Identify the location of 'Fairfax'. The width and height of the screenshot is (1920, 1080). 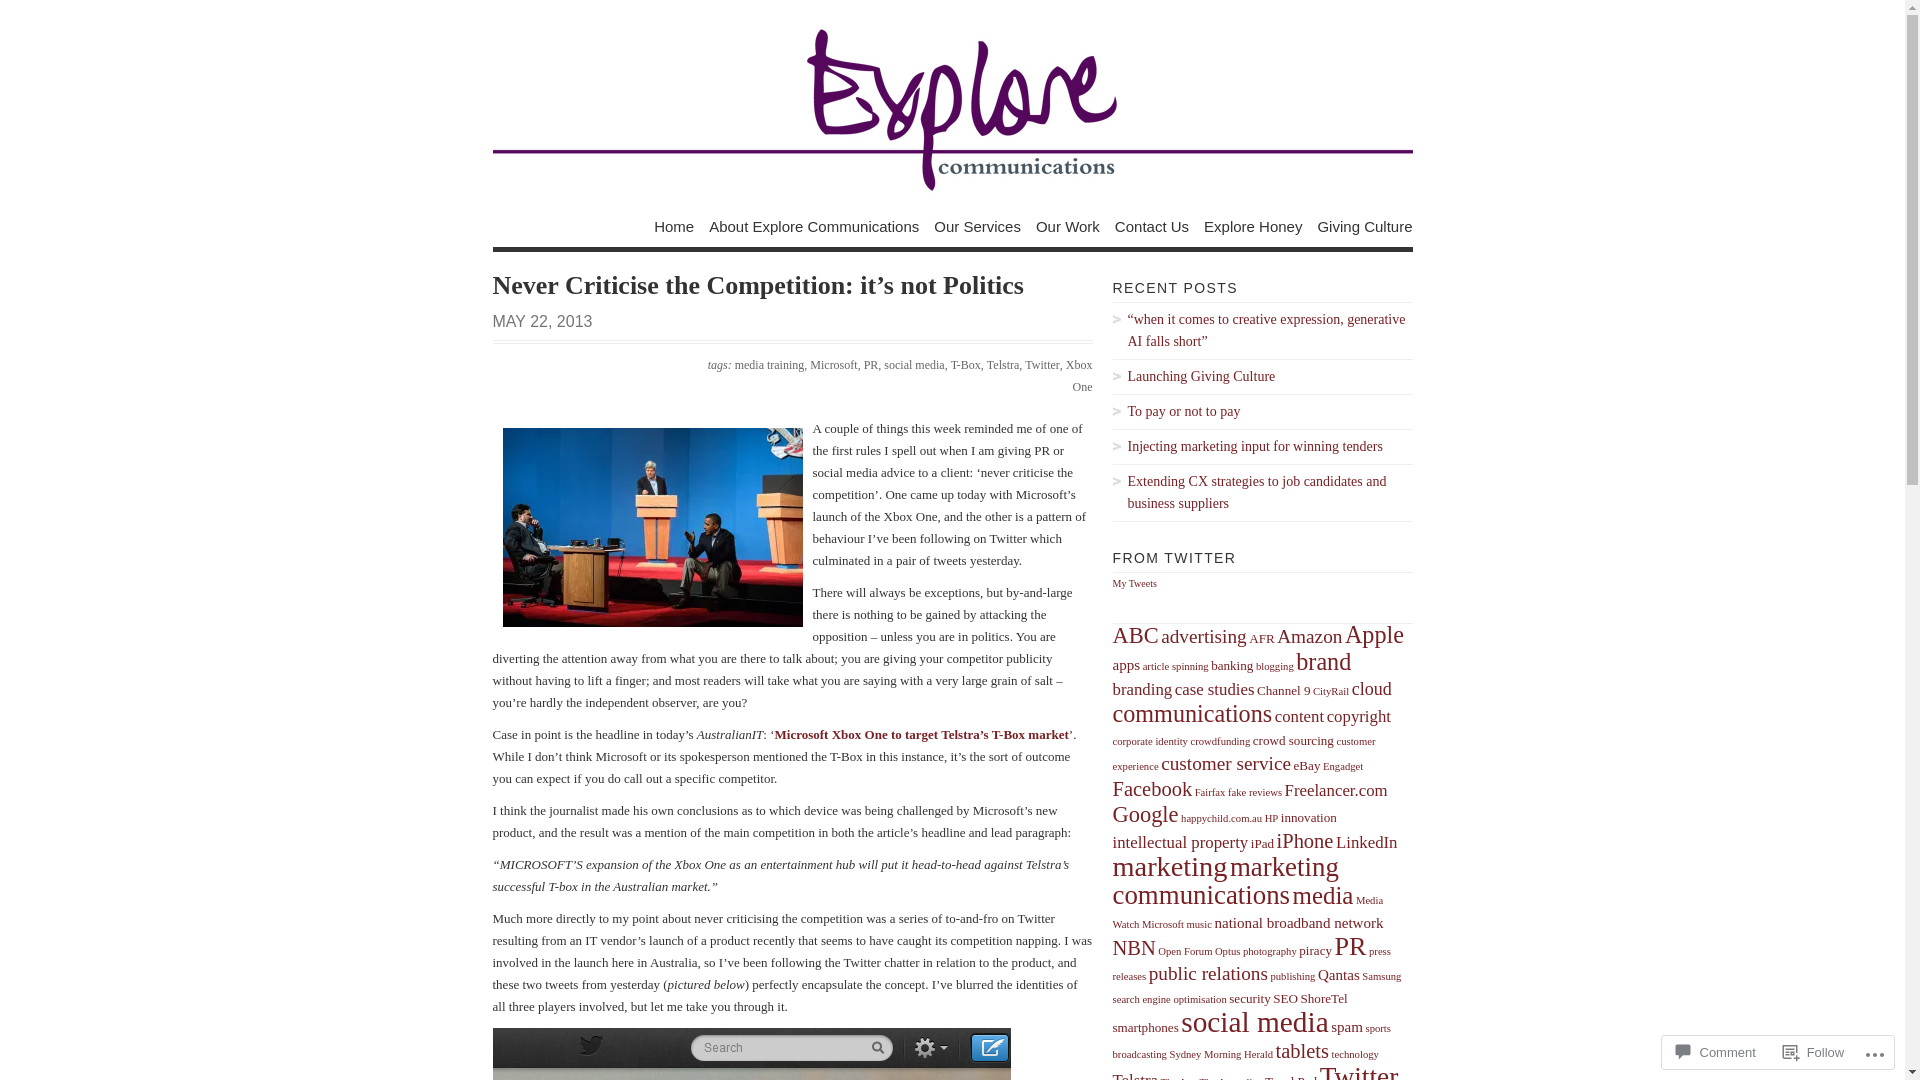
(1209, 791).